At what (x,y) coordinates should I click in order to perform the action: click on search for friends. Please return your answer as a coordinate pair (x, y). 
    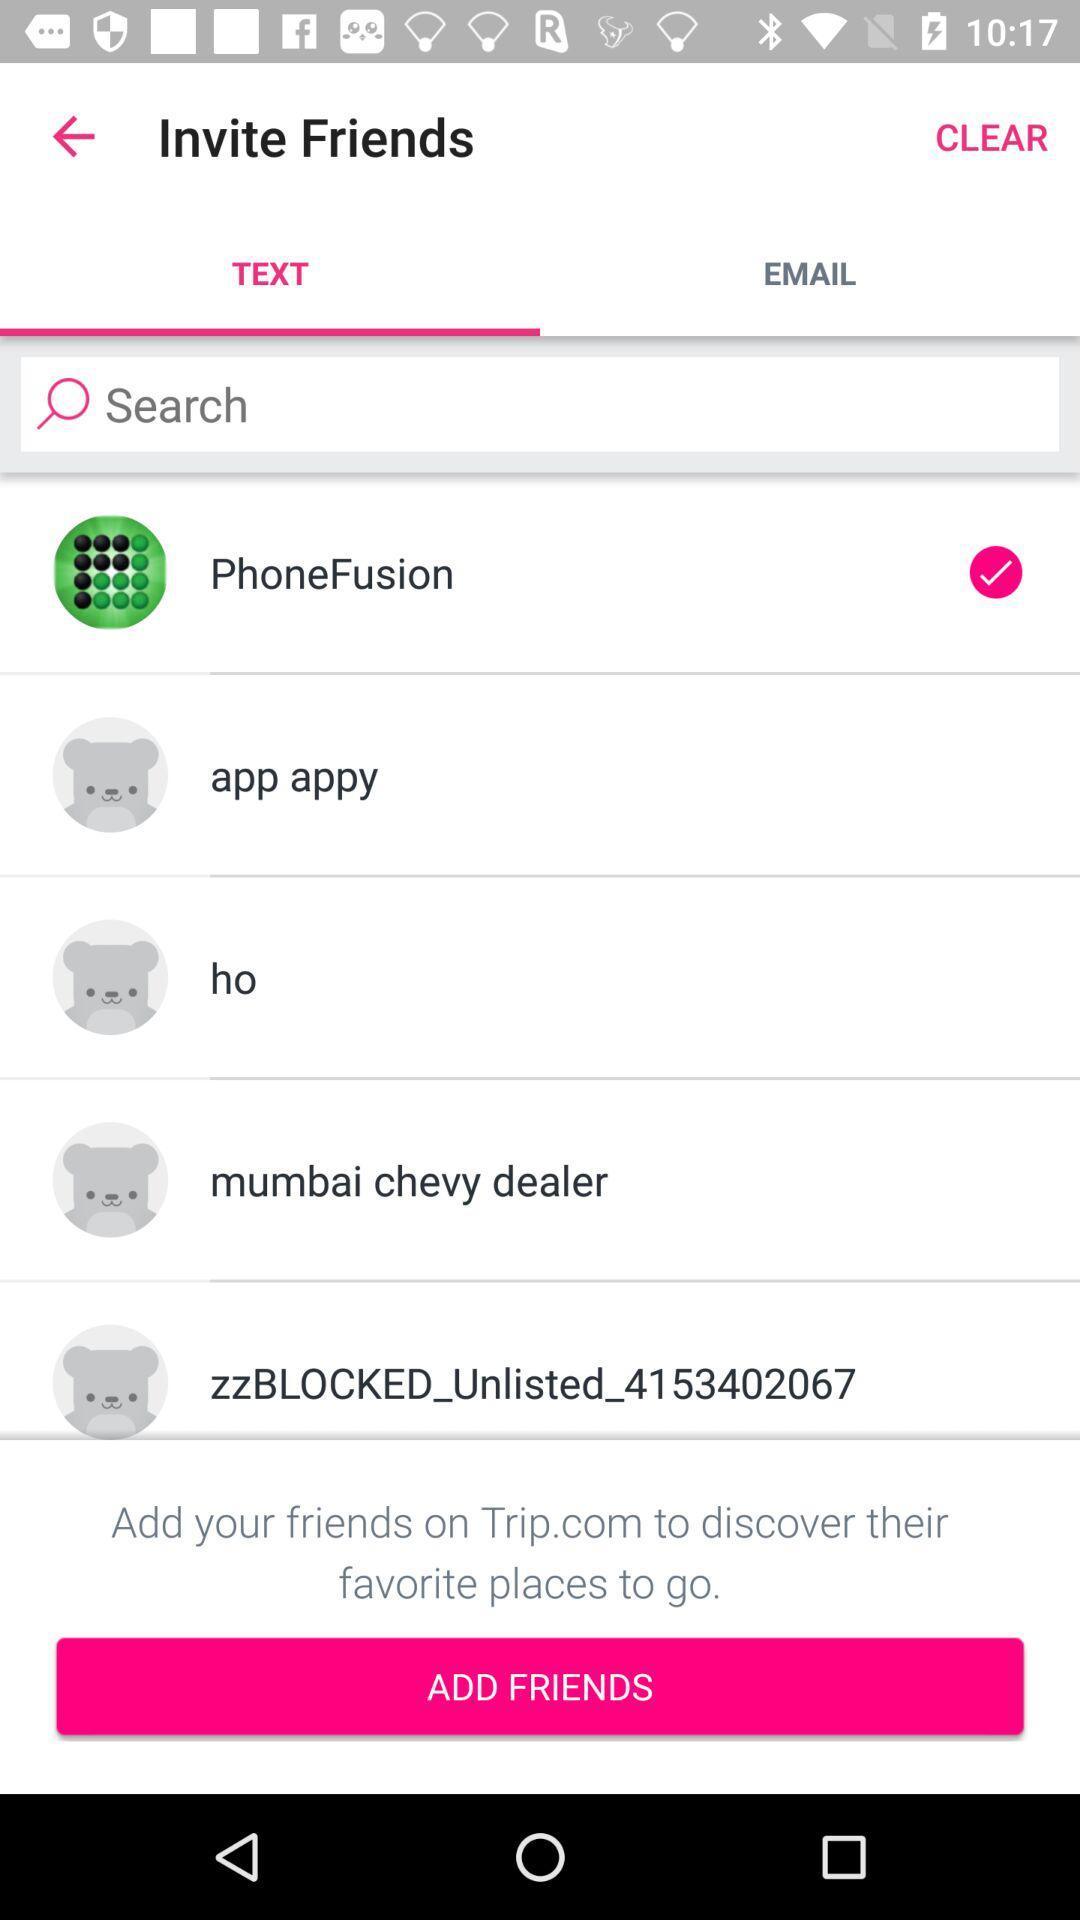
    Looking at the image, I should click on (540, 403).